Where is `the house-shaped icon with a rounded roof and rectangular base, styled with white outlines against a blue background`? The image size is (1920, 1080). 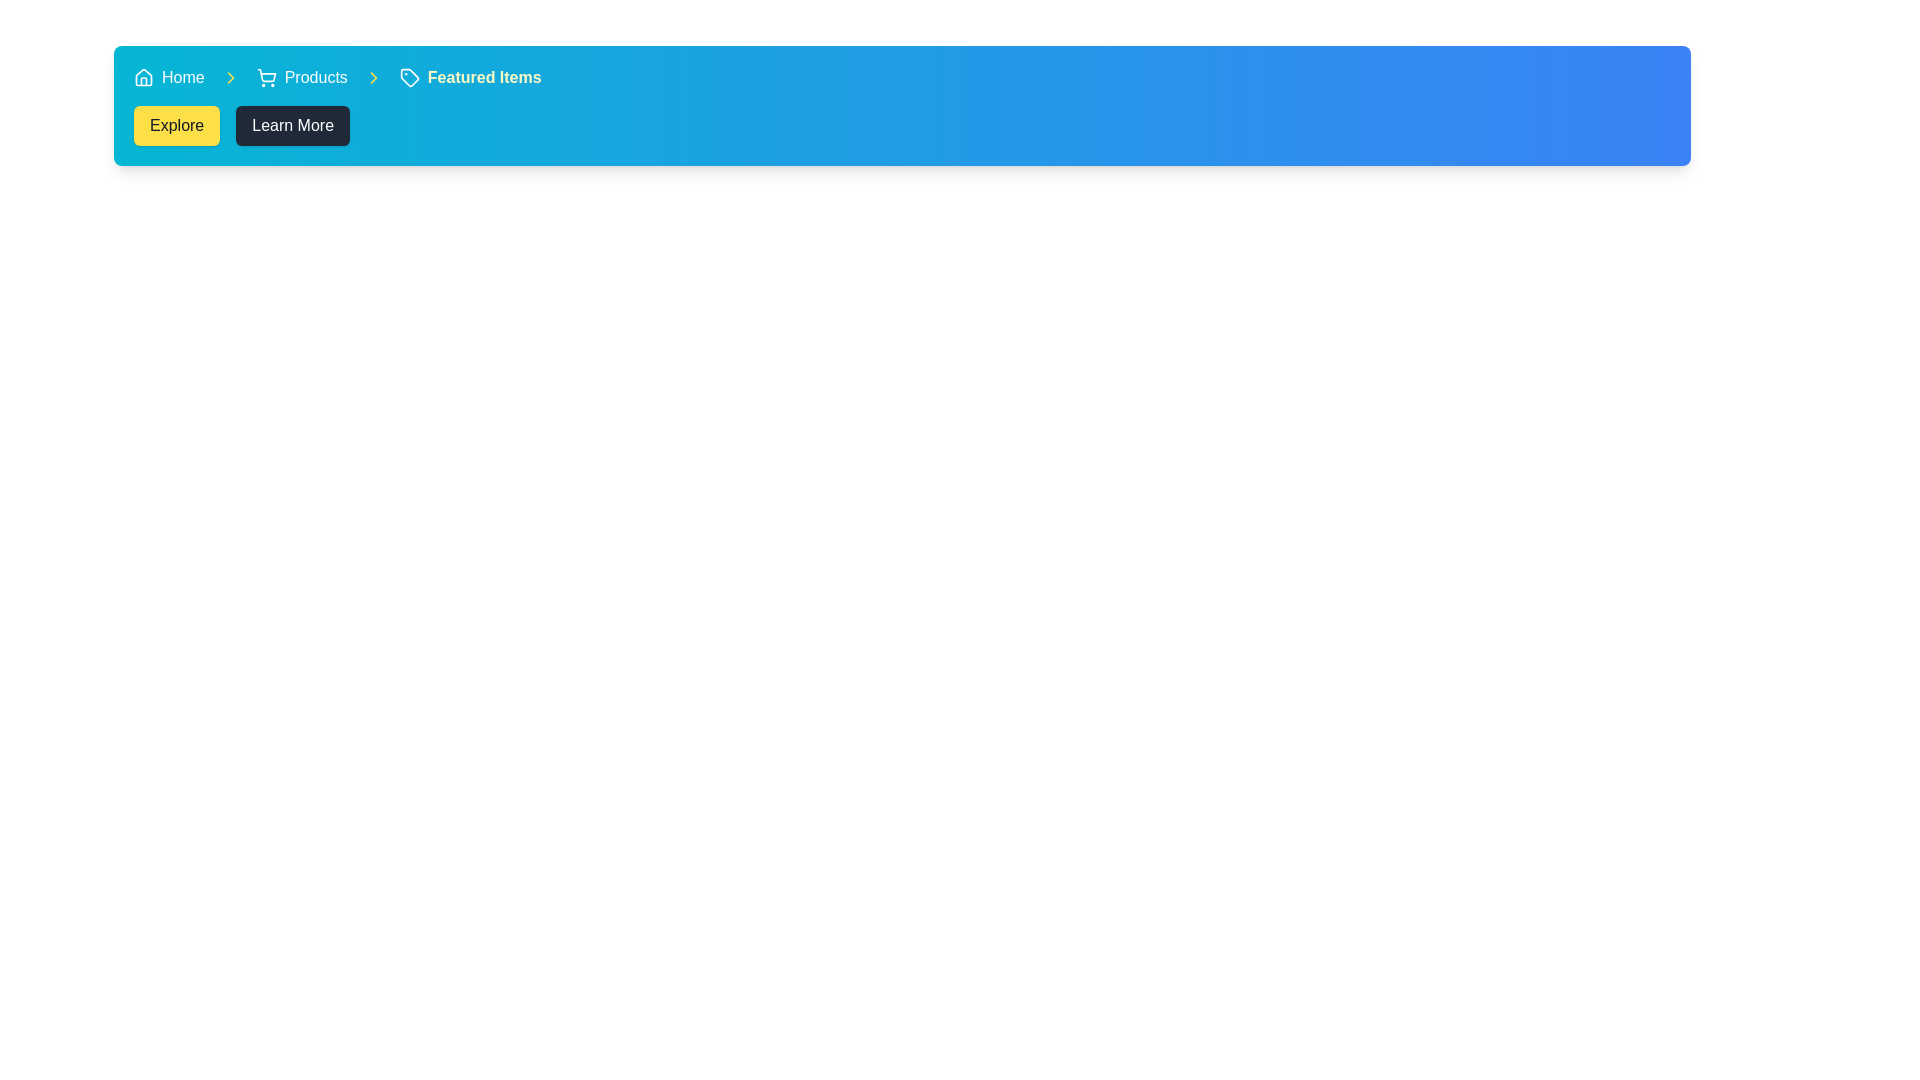 the house-shaped icon with a rounded roof and rectangular base, styled with white outlines against a blue background is located at coordinates (143, 76).